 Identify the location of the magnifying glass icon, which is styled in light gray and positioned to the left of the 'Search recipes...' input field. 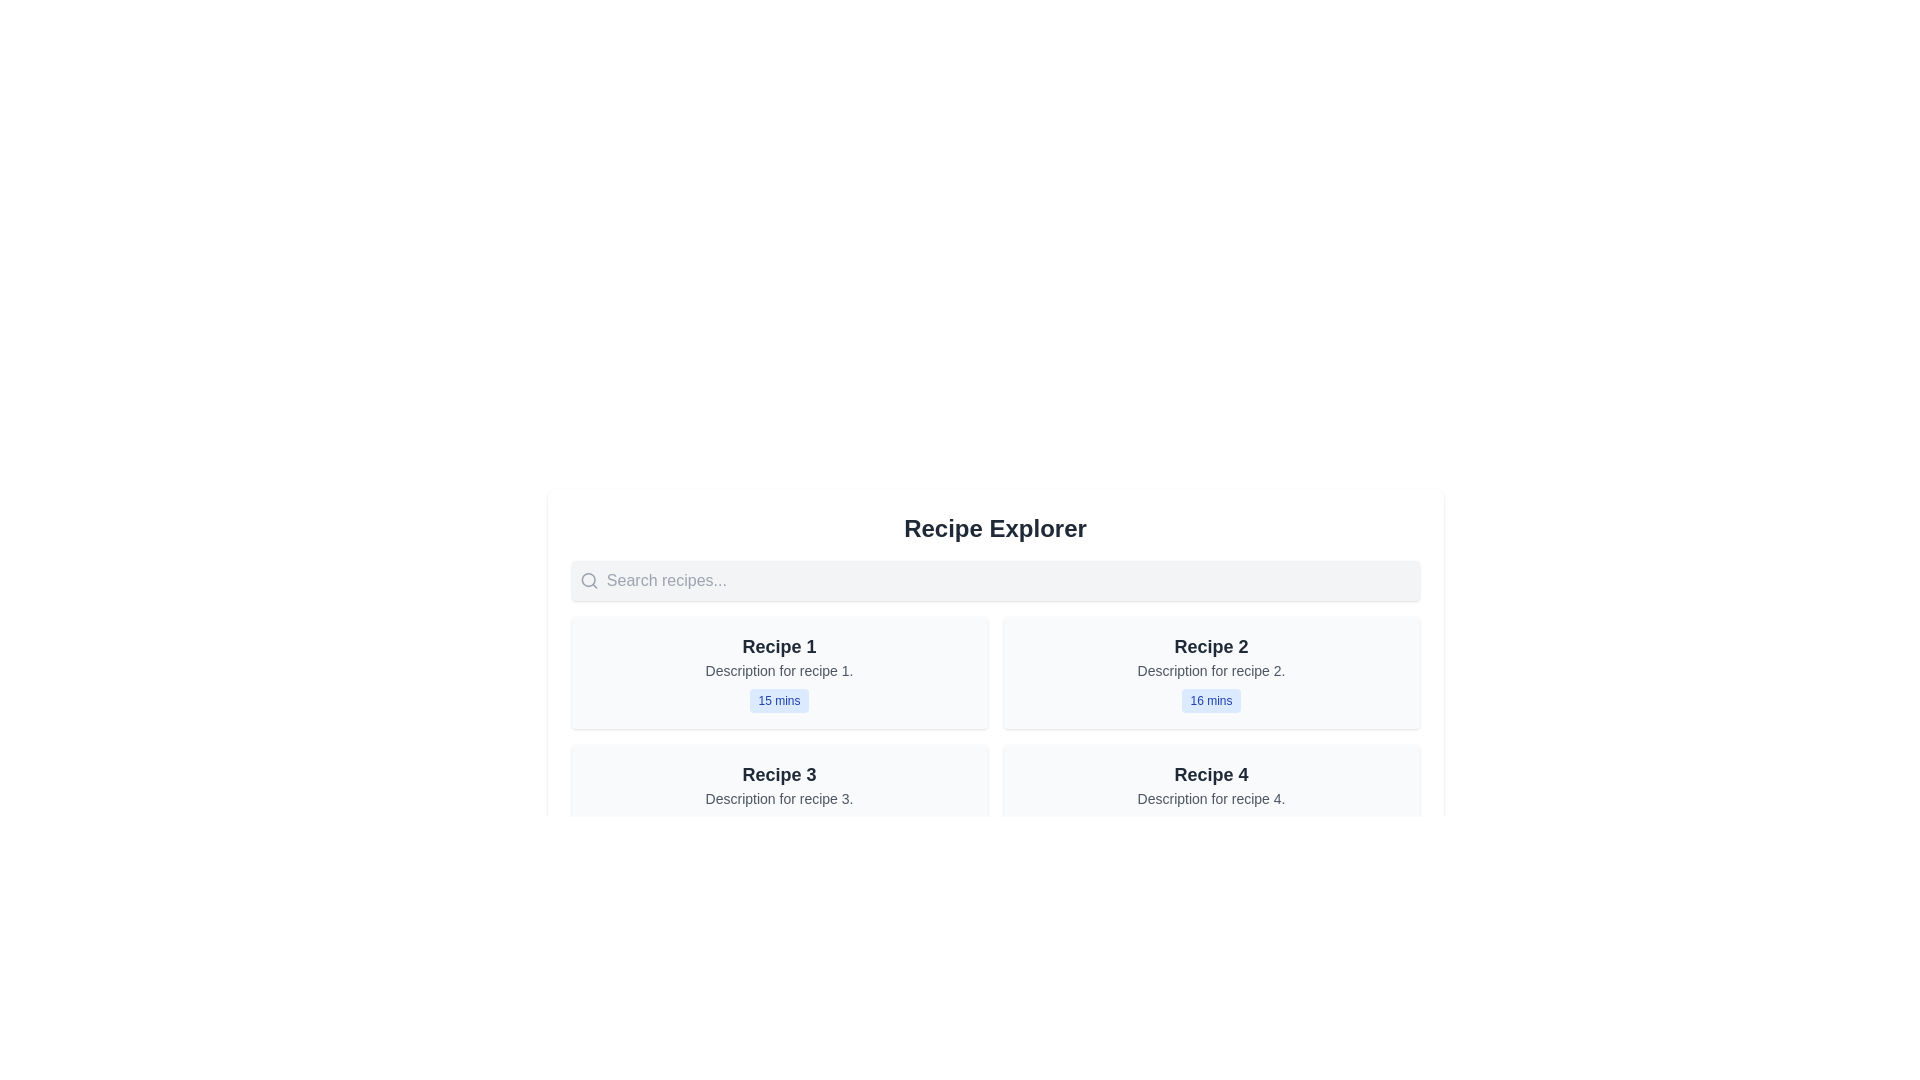
(588, 581).